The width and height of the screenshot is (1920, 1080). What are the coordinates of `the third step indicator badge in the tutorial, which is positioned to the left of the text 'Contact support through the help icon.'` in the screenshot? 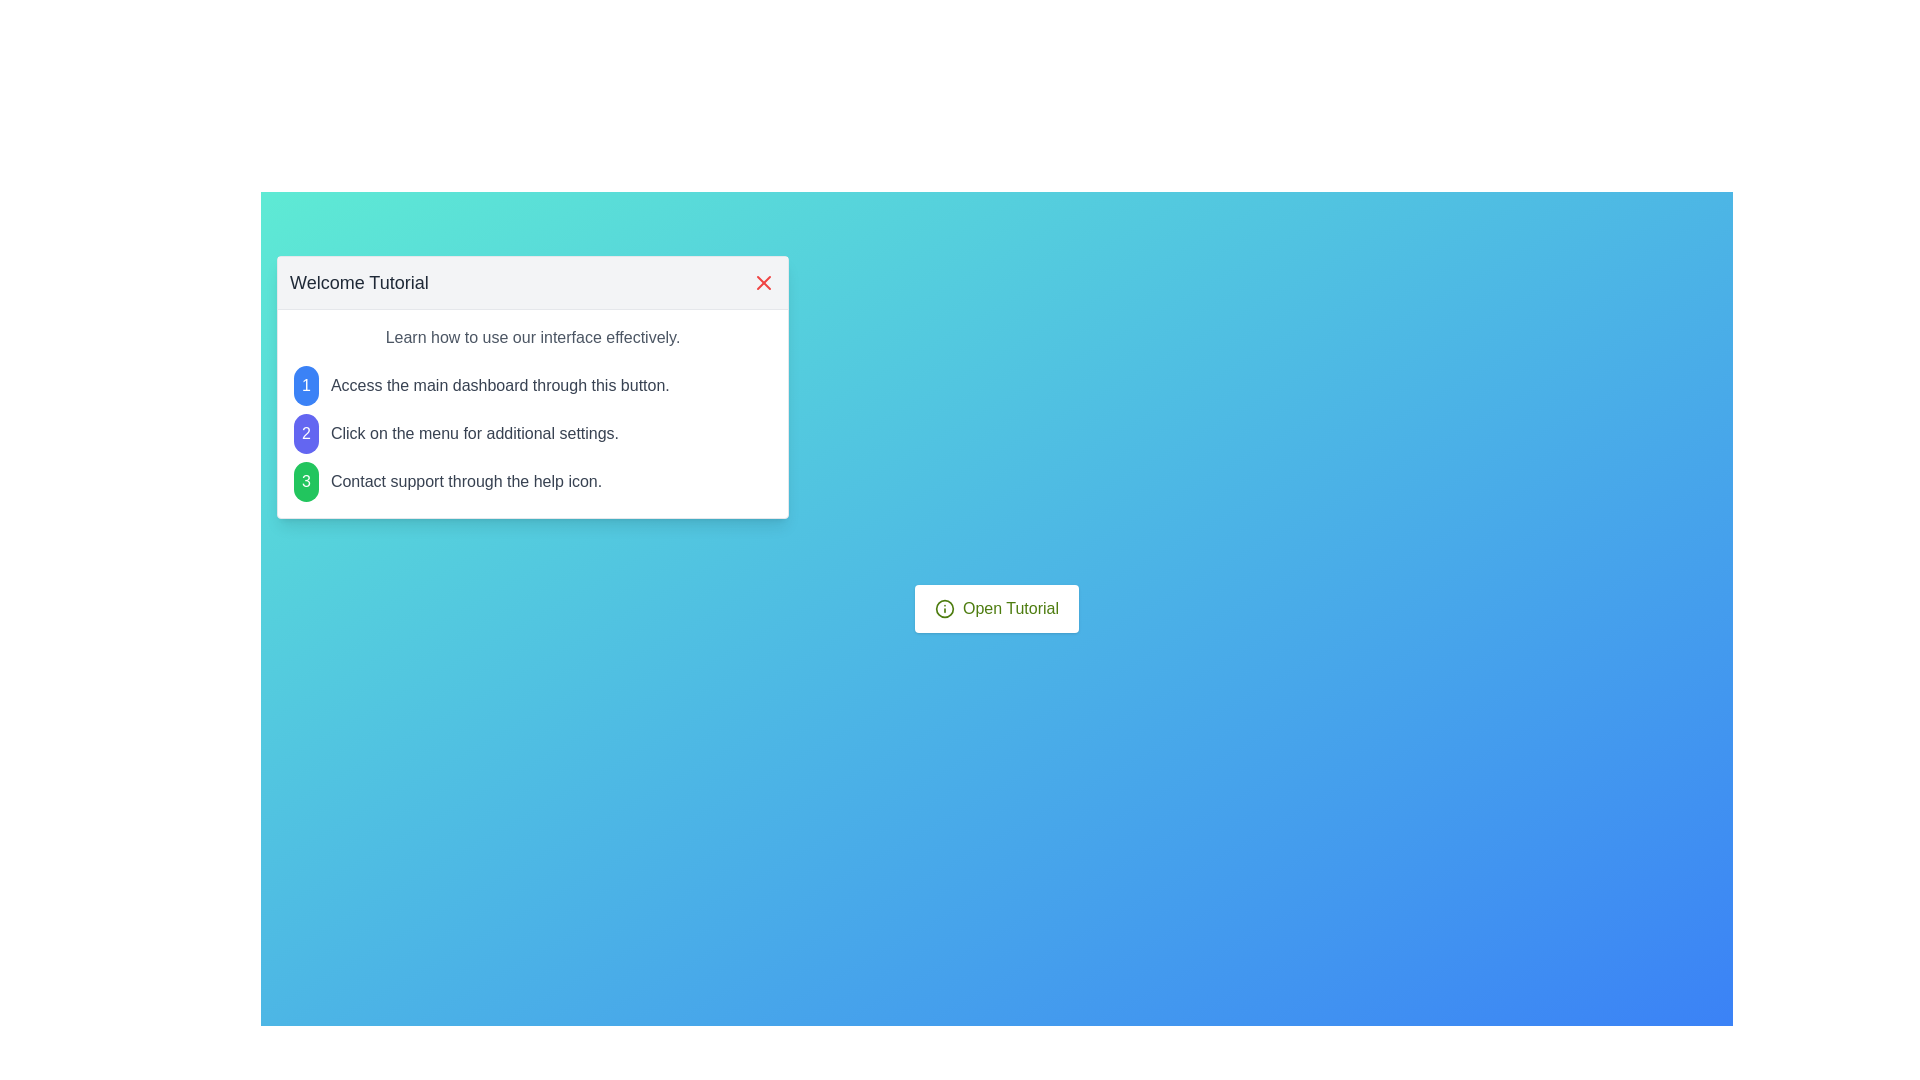 It's located at (305, 482).